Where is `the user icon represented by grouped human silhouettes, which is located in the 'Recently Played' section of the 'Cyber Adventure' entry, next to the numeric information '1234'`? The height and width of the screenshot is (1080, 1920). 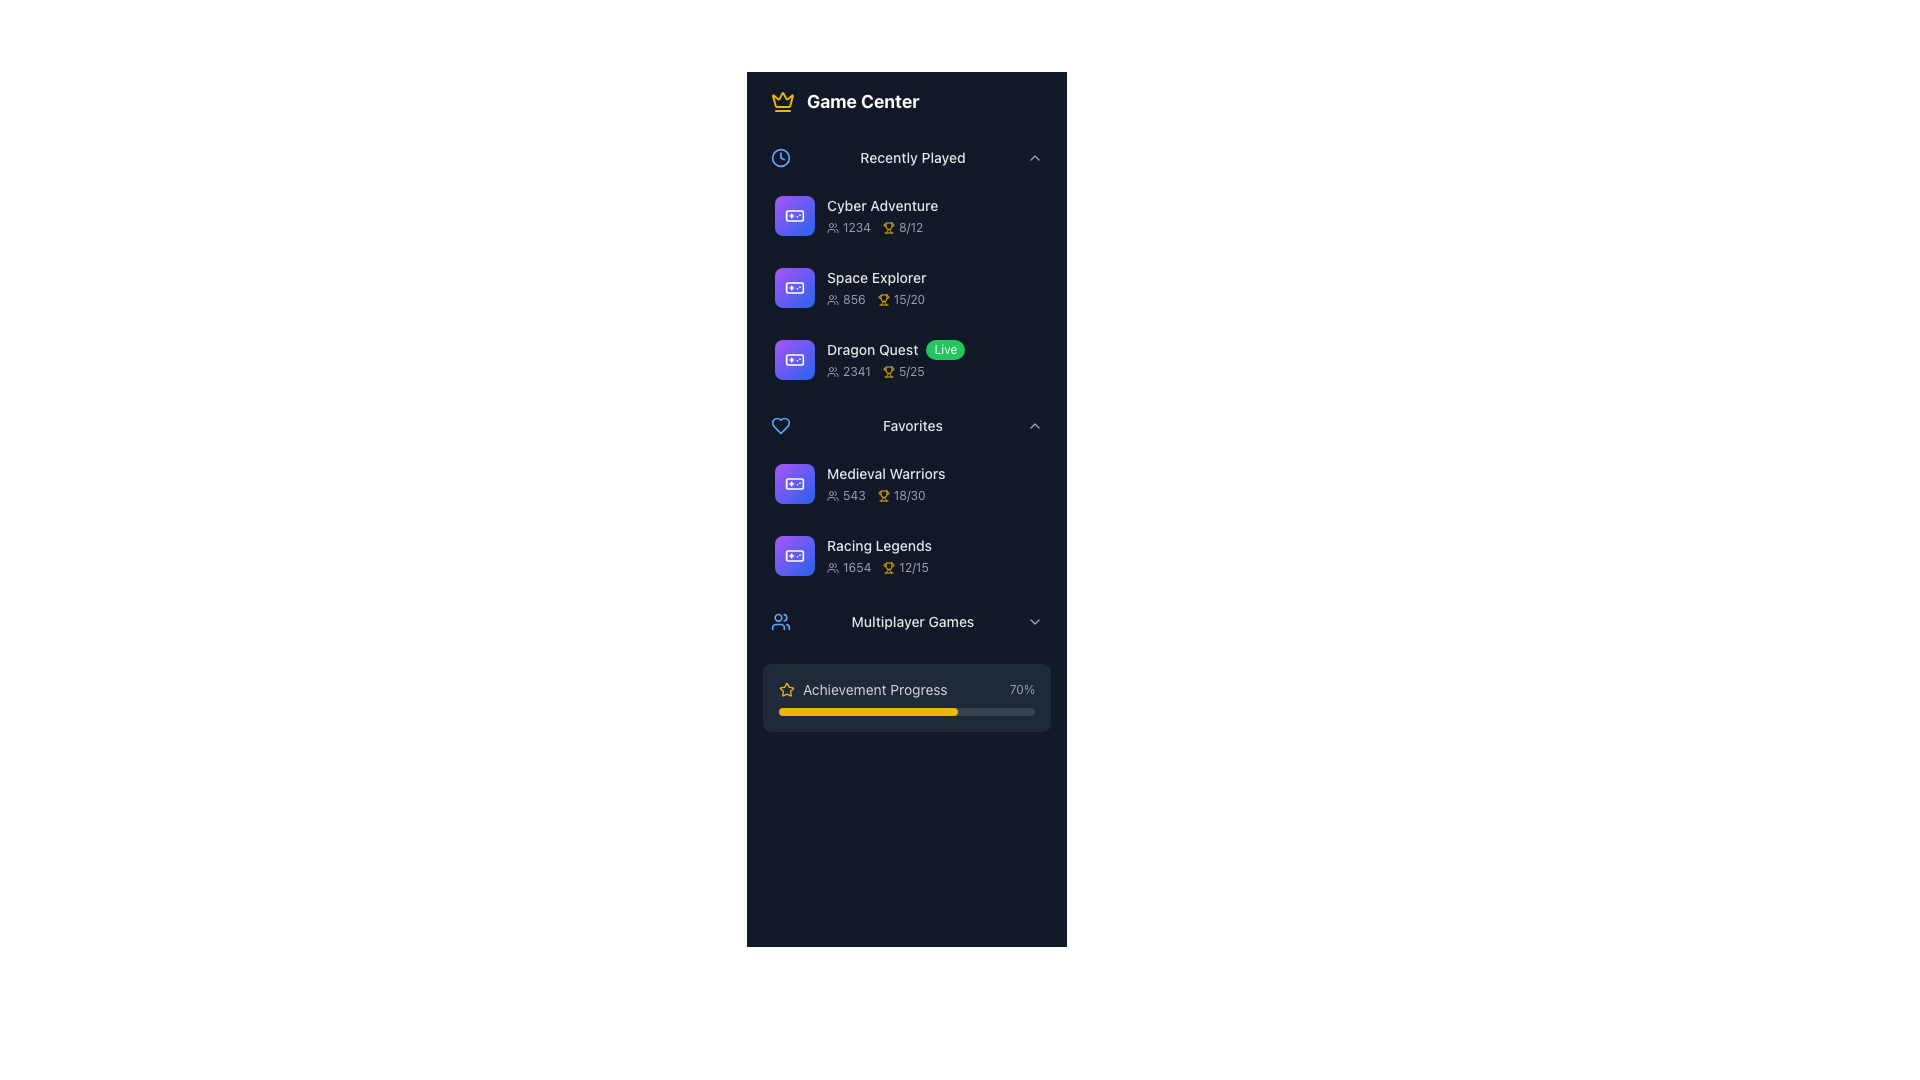
the user icon represented by grouped human silhouettes, which is located in the 'Recently Played' section of the 'Cyber Adventure' entry, next to the numeric information '1234' is located at coordinates (833, 226).